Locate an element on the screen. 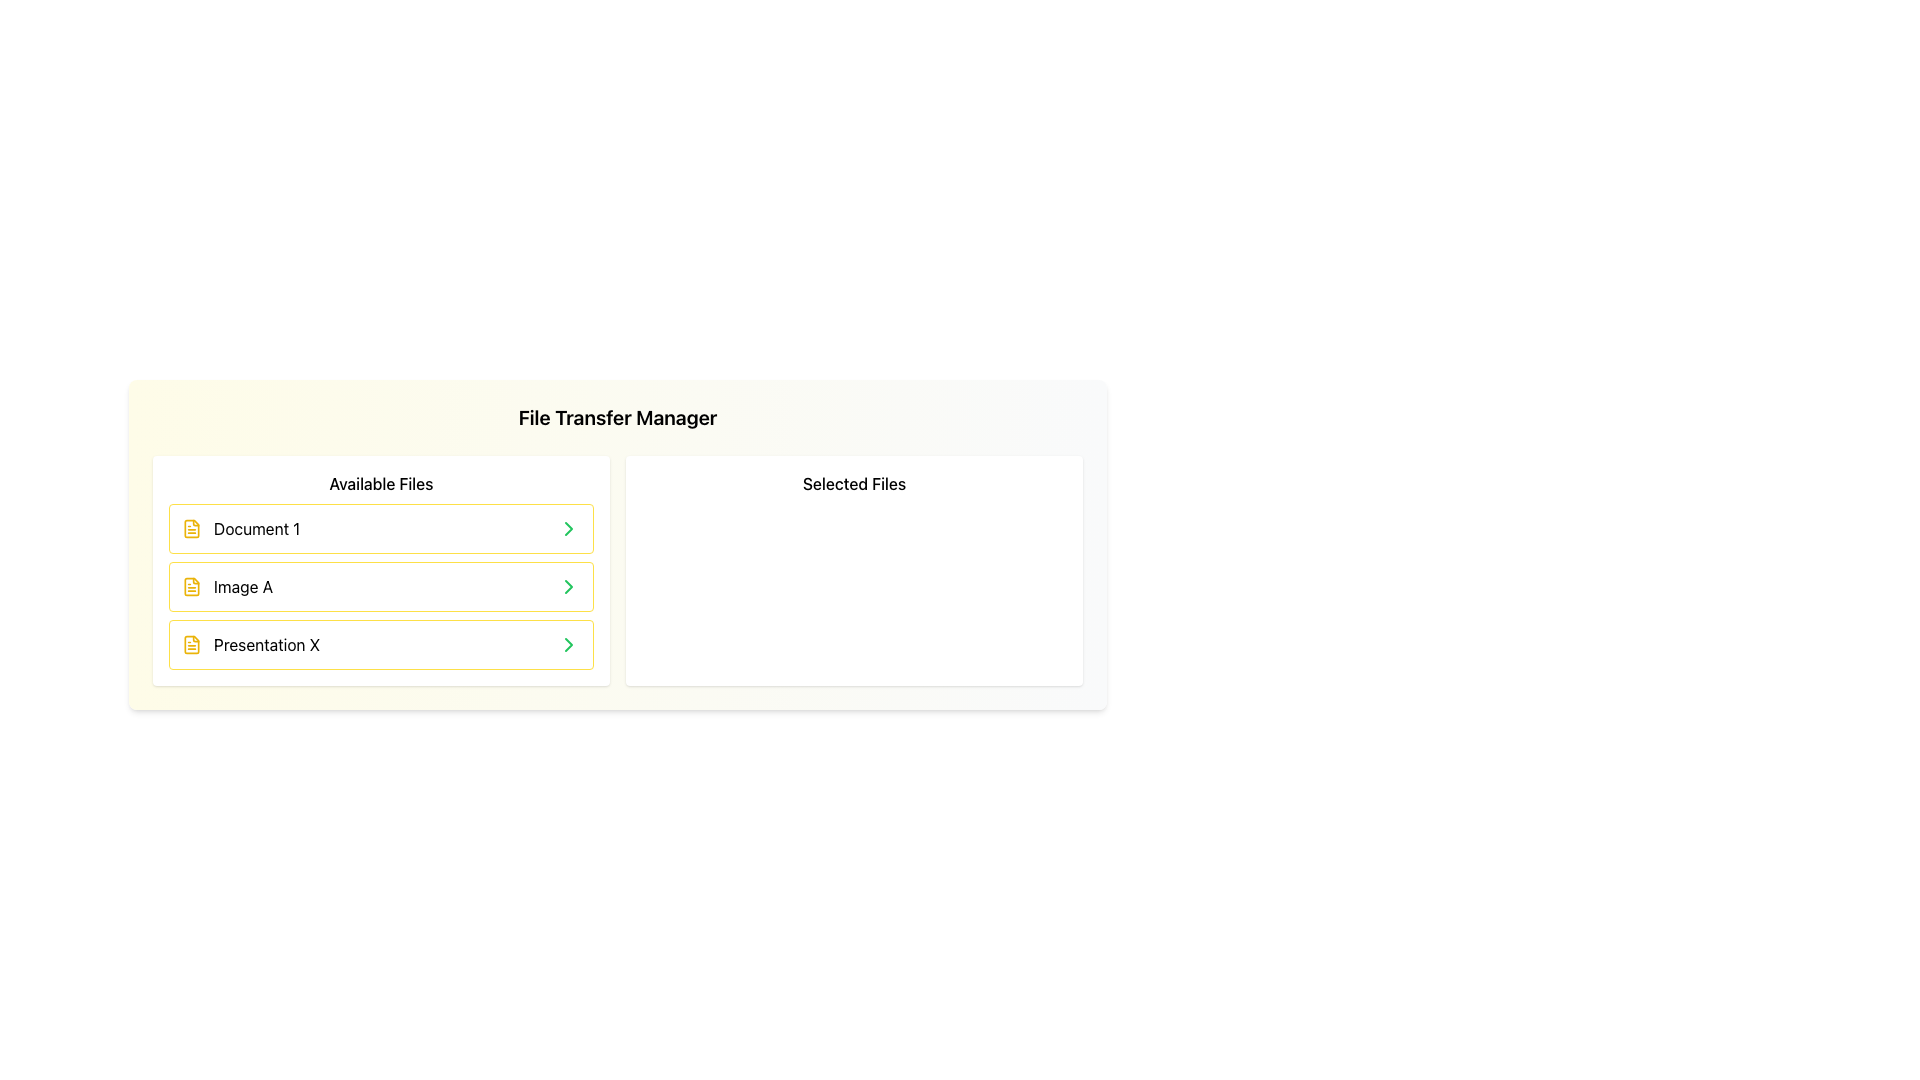 The image size is (1920, 1080). the third list item labeled 'Presentation X' in the 'Available Files' section is located at coordinates (250, 644).